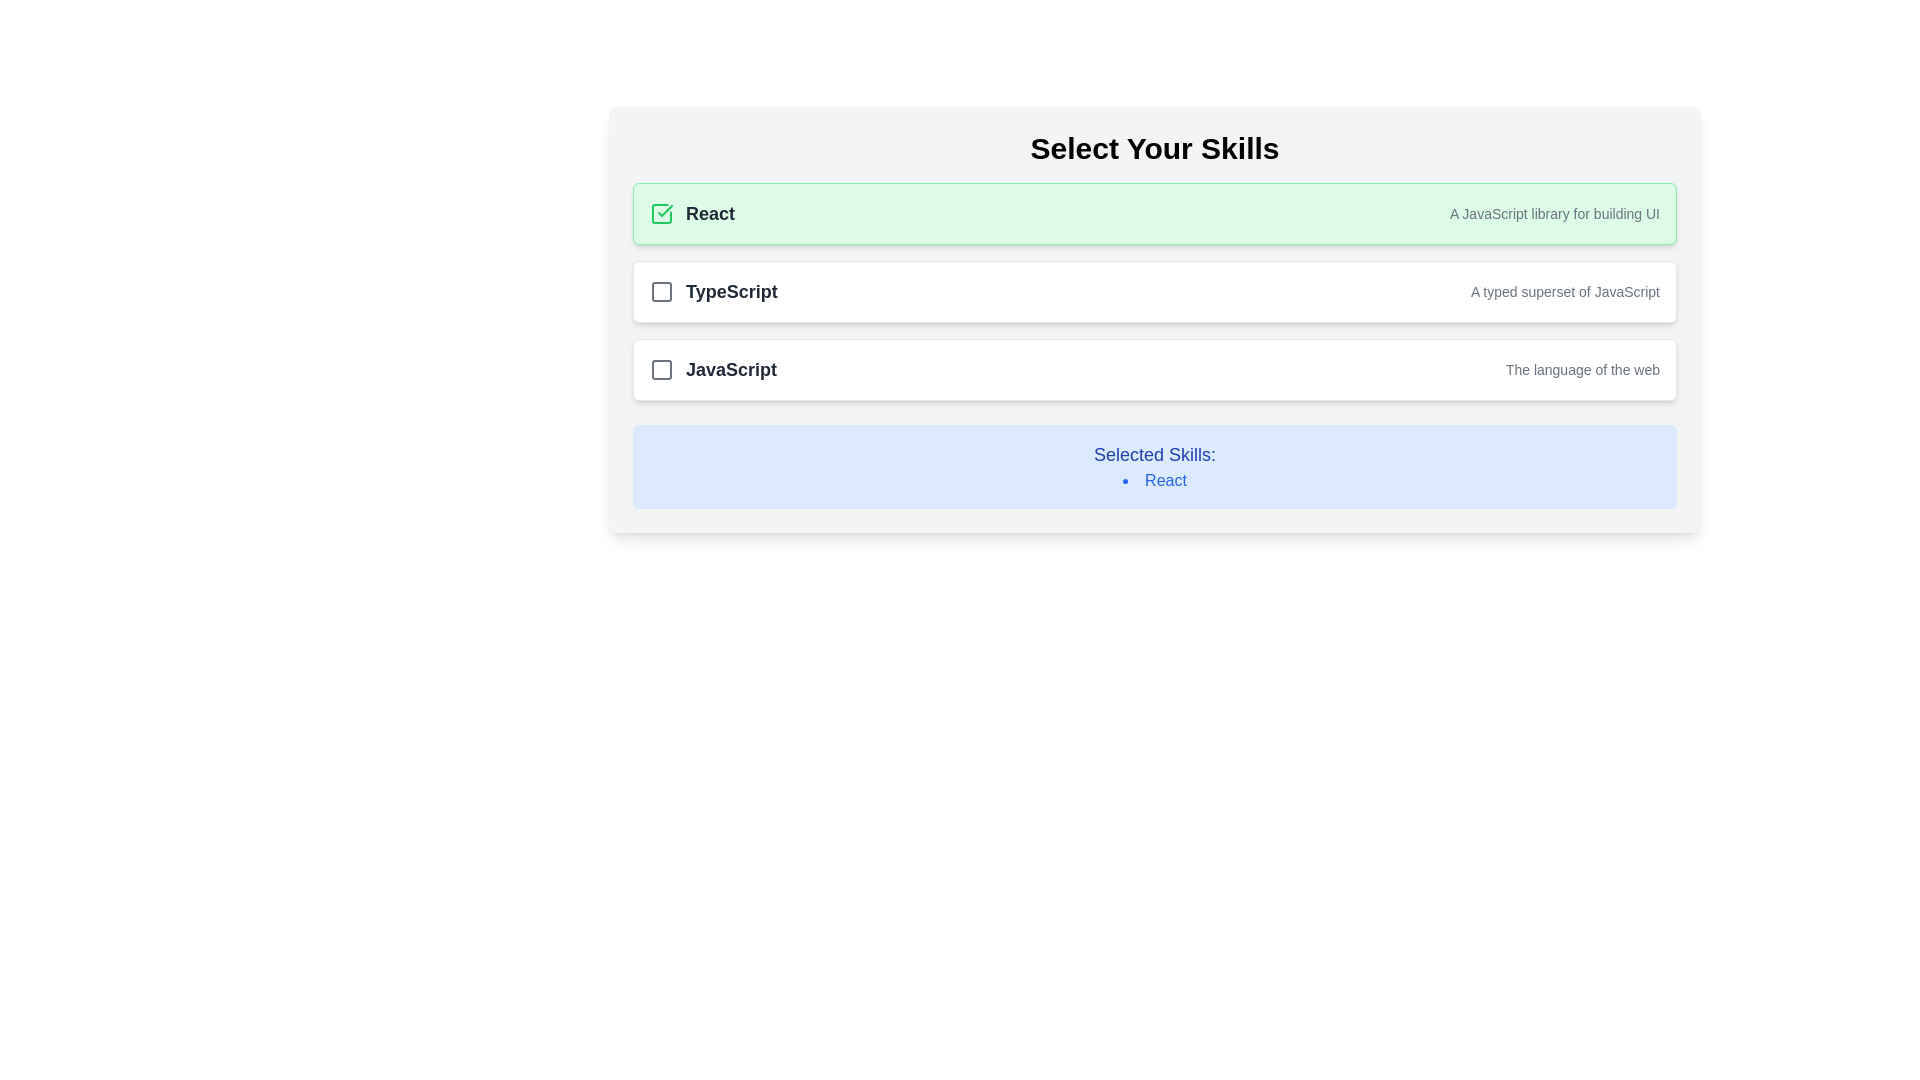 The height and width of the screenshot is (1080, 1920). What do you see at coordinates (692, 213) in the screenshot?
I see `the textual content of the 'React' label, which is part of a selectable list and visually indicated by a green checkmark icon` at bounding box center [692, 213].